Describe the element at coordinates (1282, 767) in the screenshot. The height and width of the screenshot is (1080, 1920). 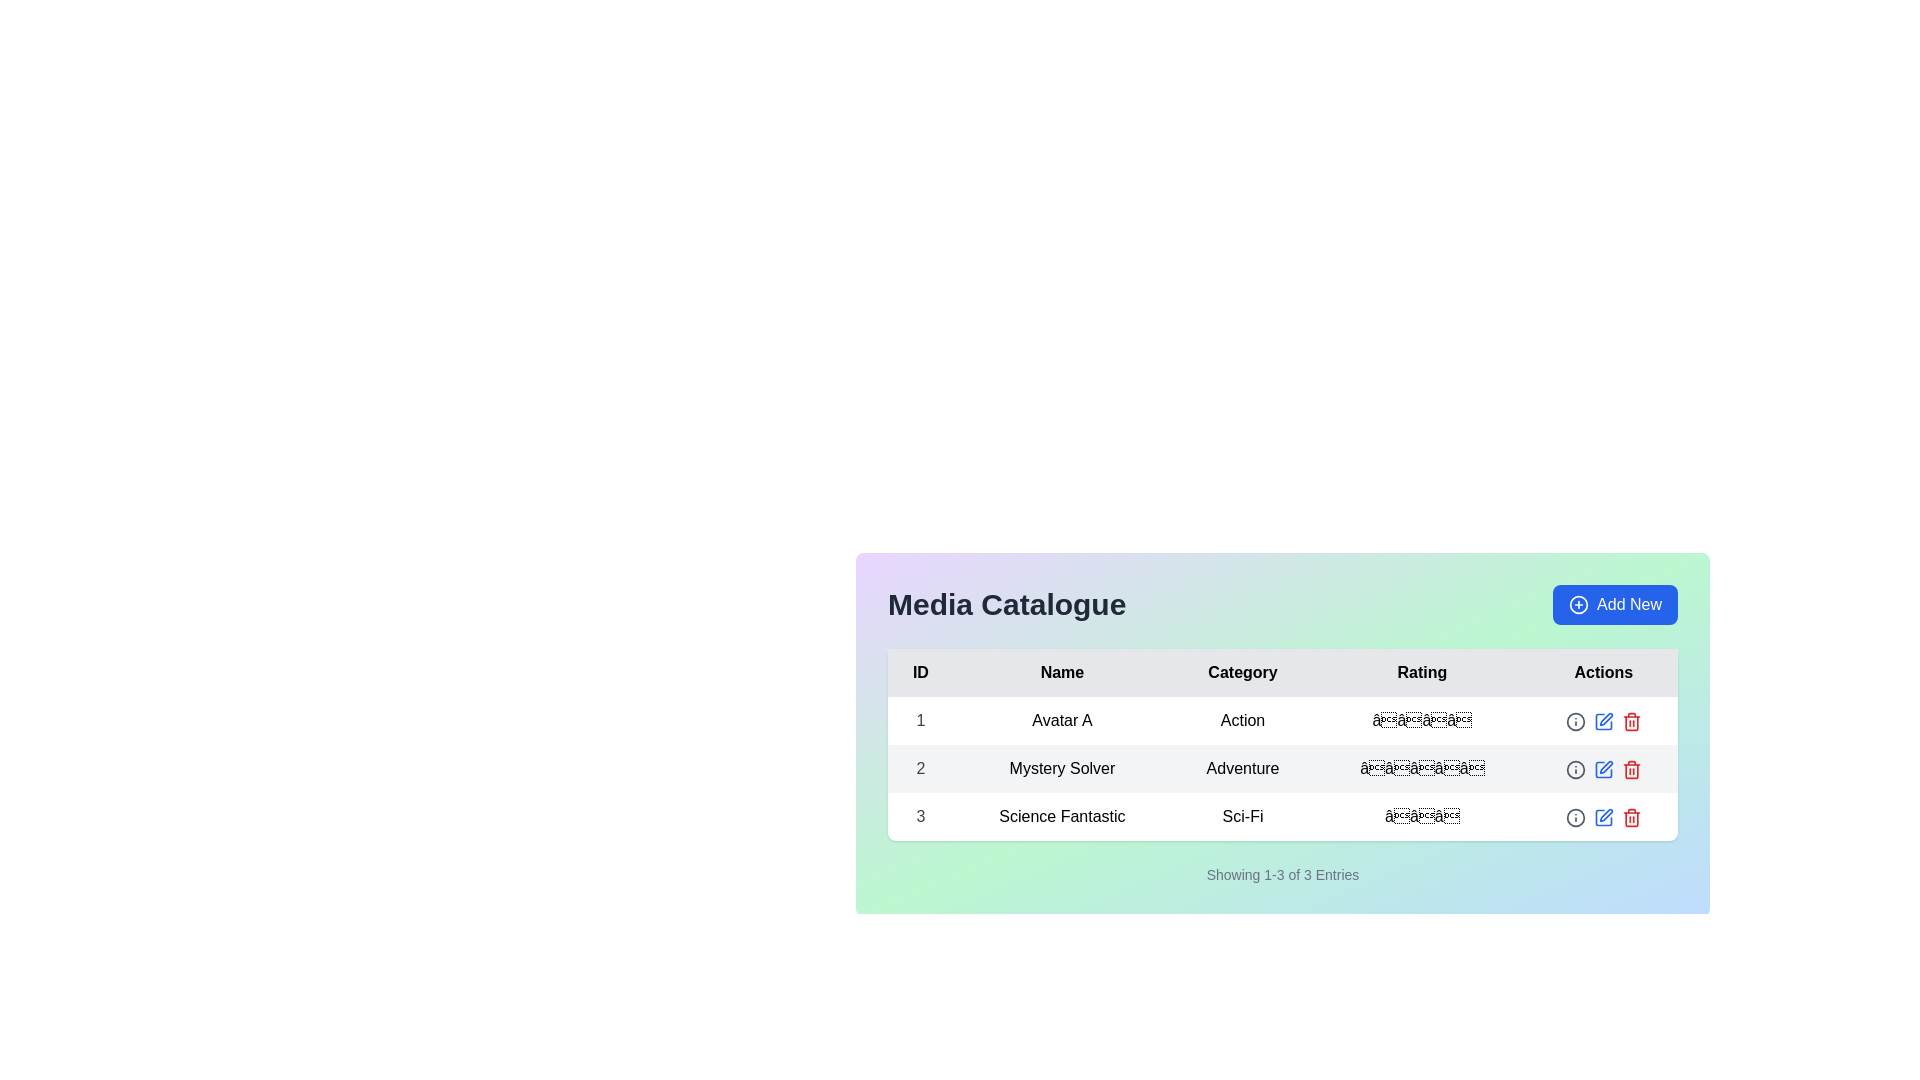
I see `the second row of the 'Media Catalogue' table, which has a light gray background and contains the title 'Mystery Solver'` at that location.